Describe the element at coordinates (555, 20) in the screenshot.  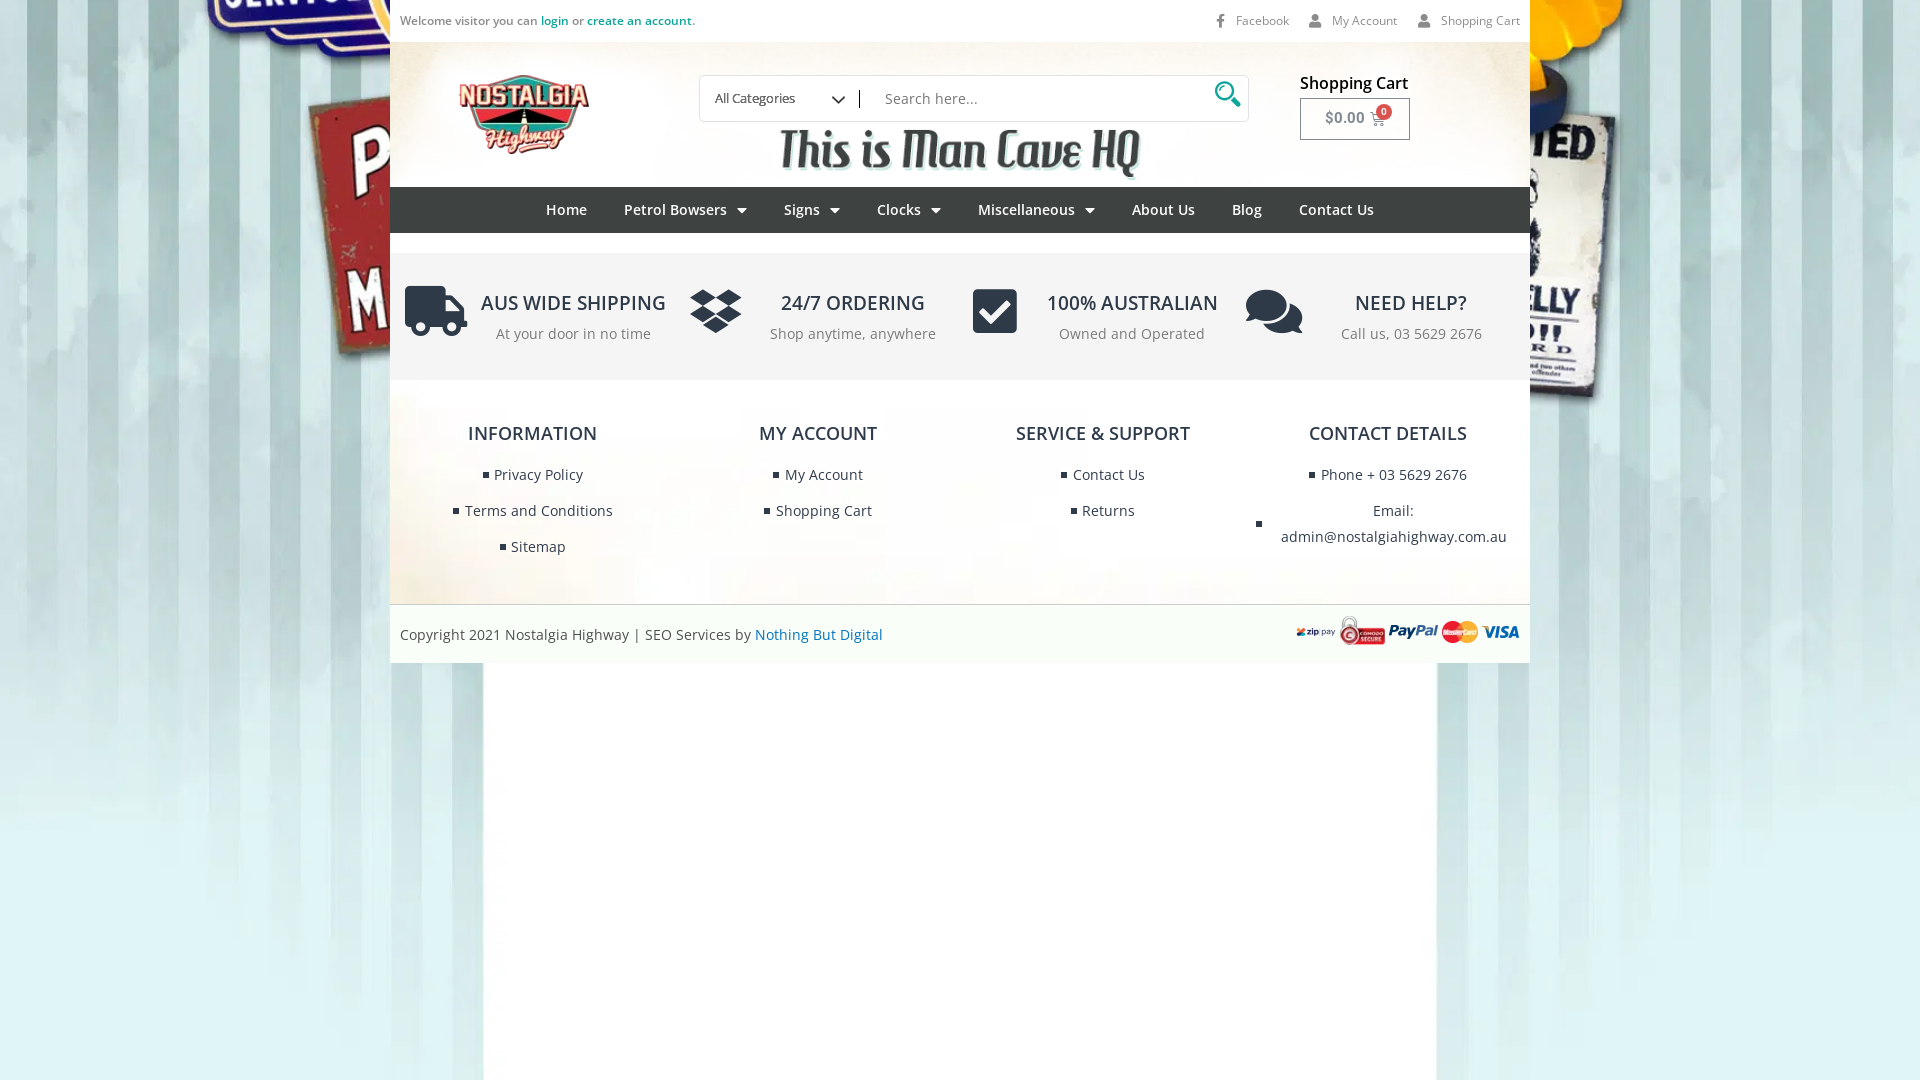
I see `'login'` at that location.